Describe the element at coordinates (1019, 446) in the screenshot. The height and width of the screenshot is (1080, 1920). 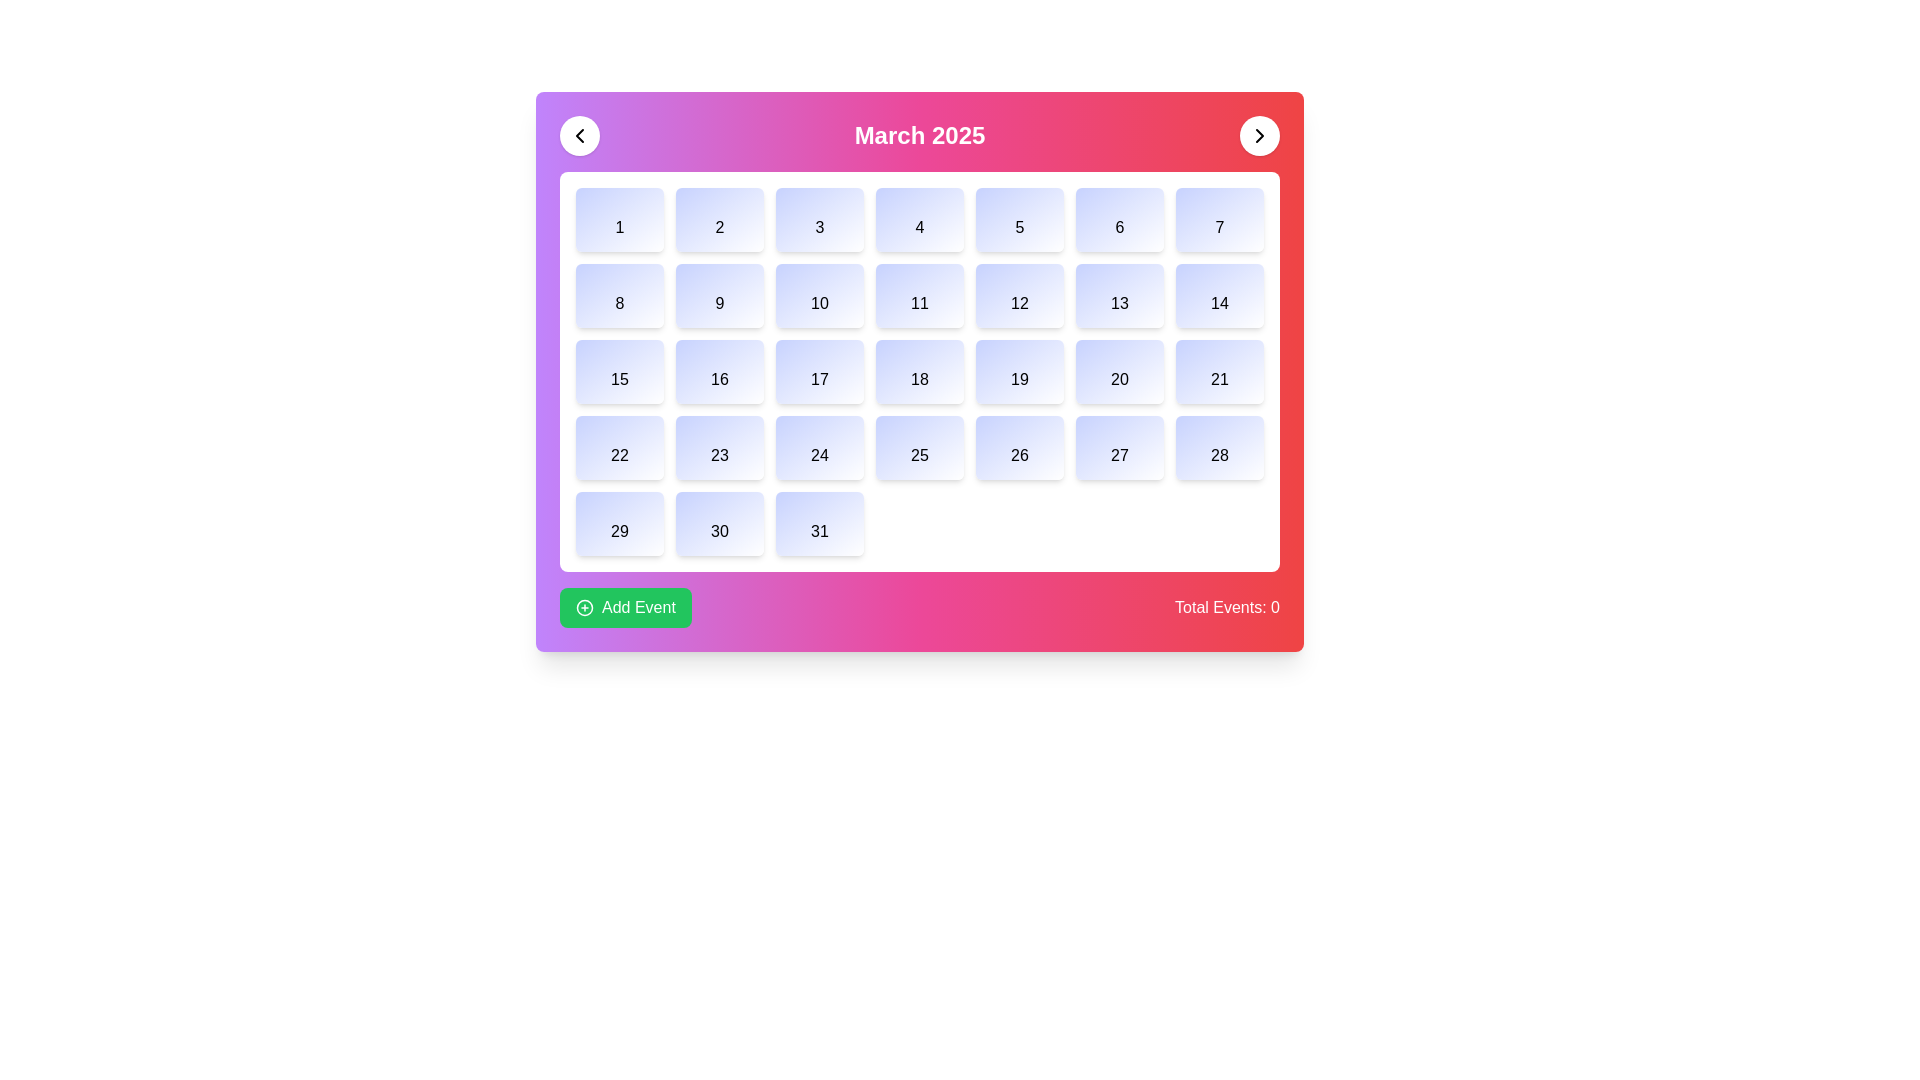
I see `the Date Tile representing the 26th day in the March 2025 calendar` at that location.